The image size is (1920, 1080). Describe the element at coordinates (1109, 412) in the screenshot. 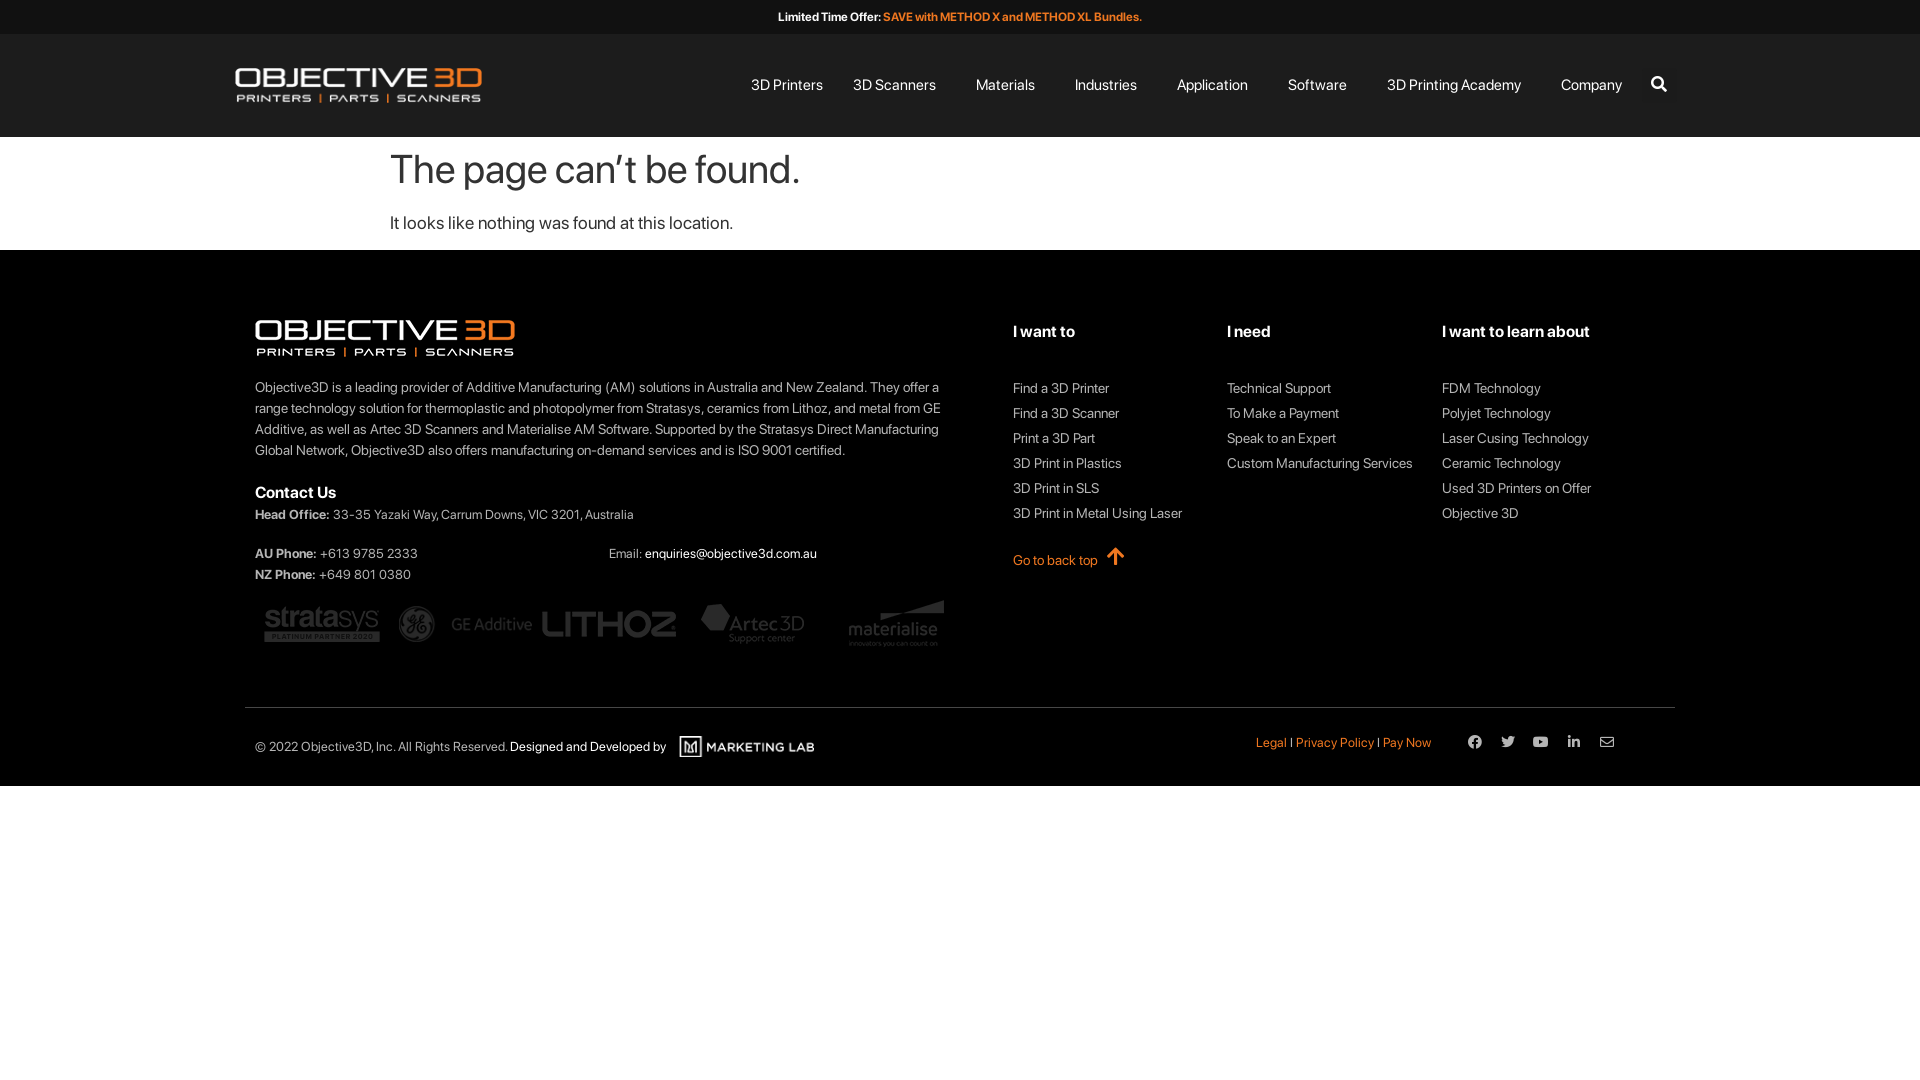

I see `'Find a 3D Scanner'` at that location.